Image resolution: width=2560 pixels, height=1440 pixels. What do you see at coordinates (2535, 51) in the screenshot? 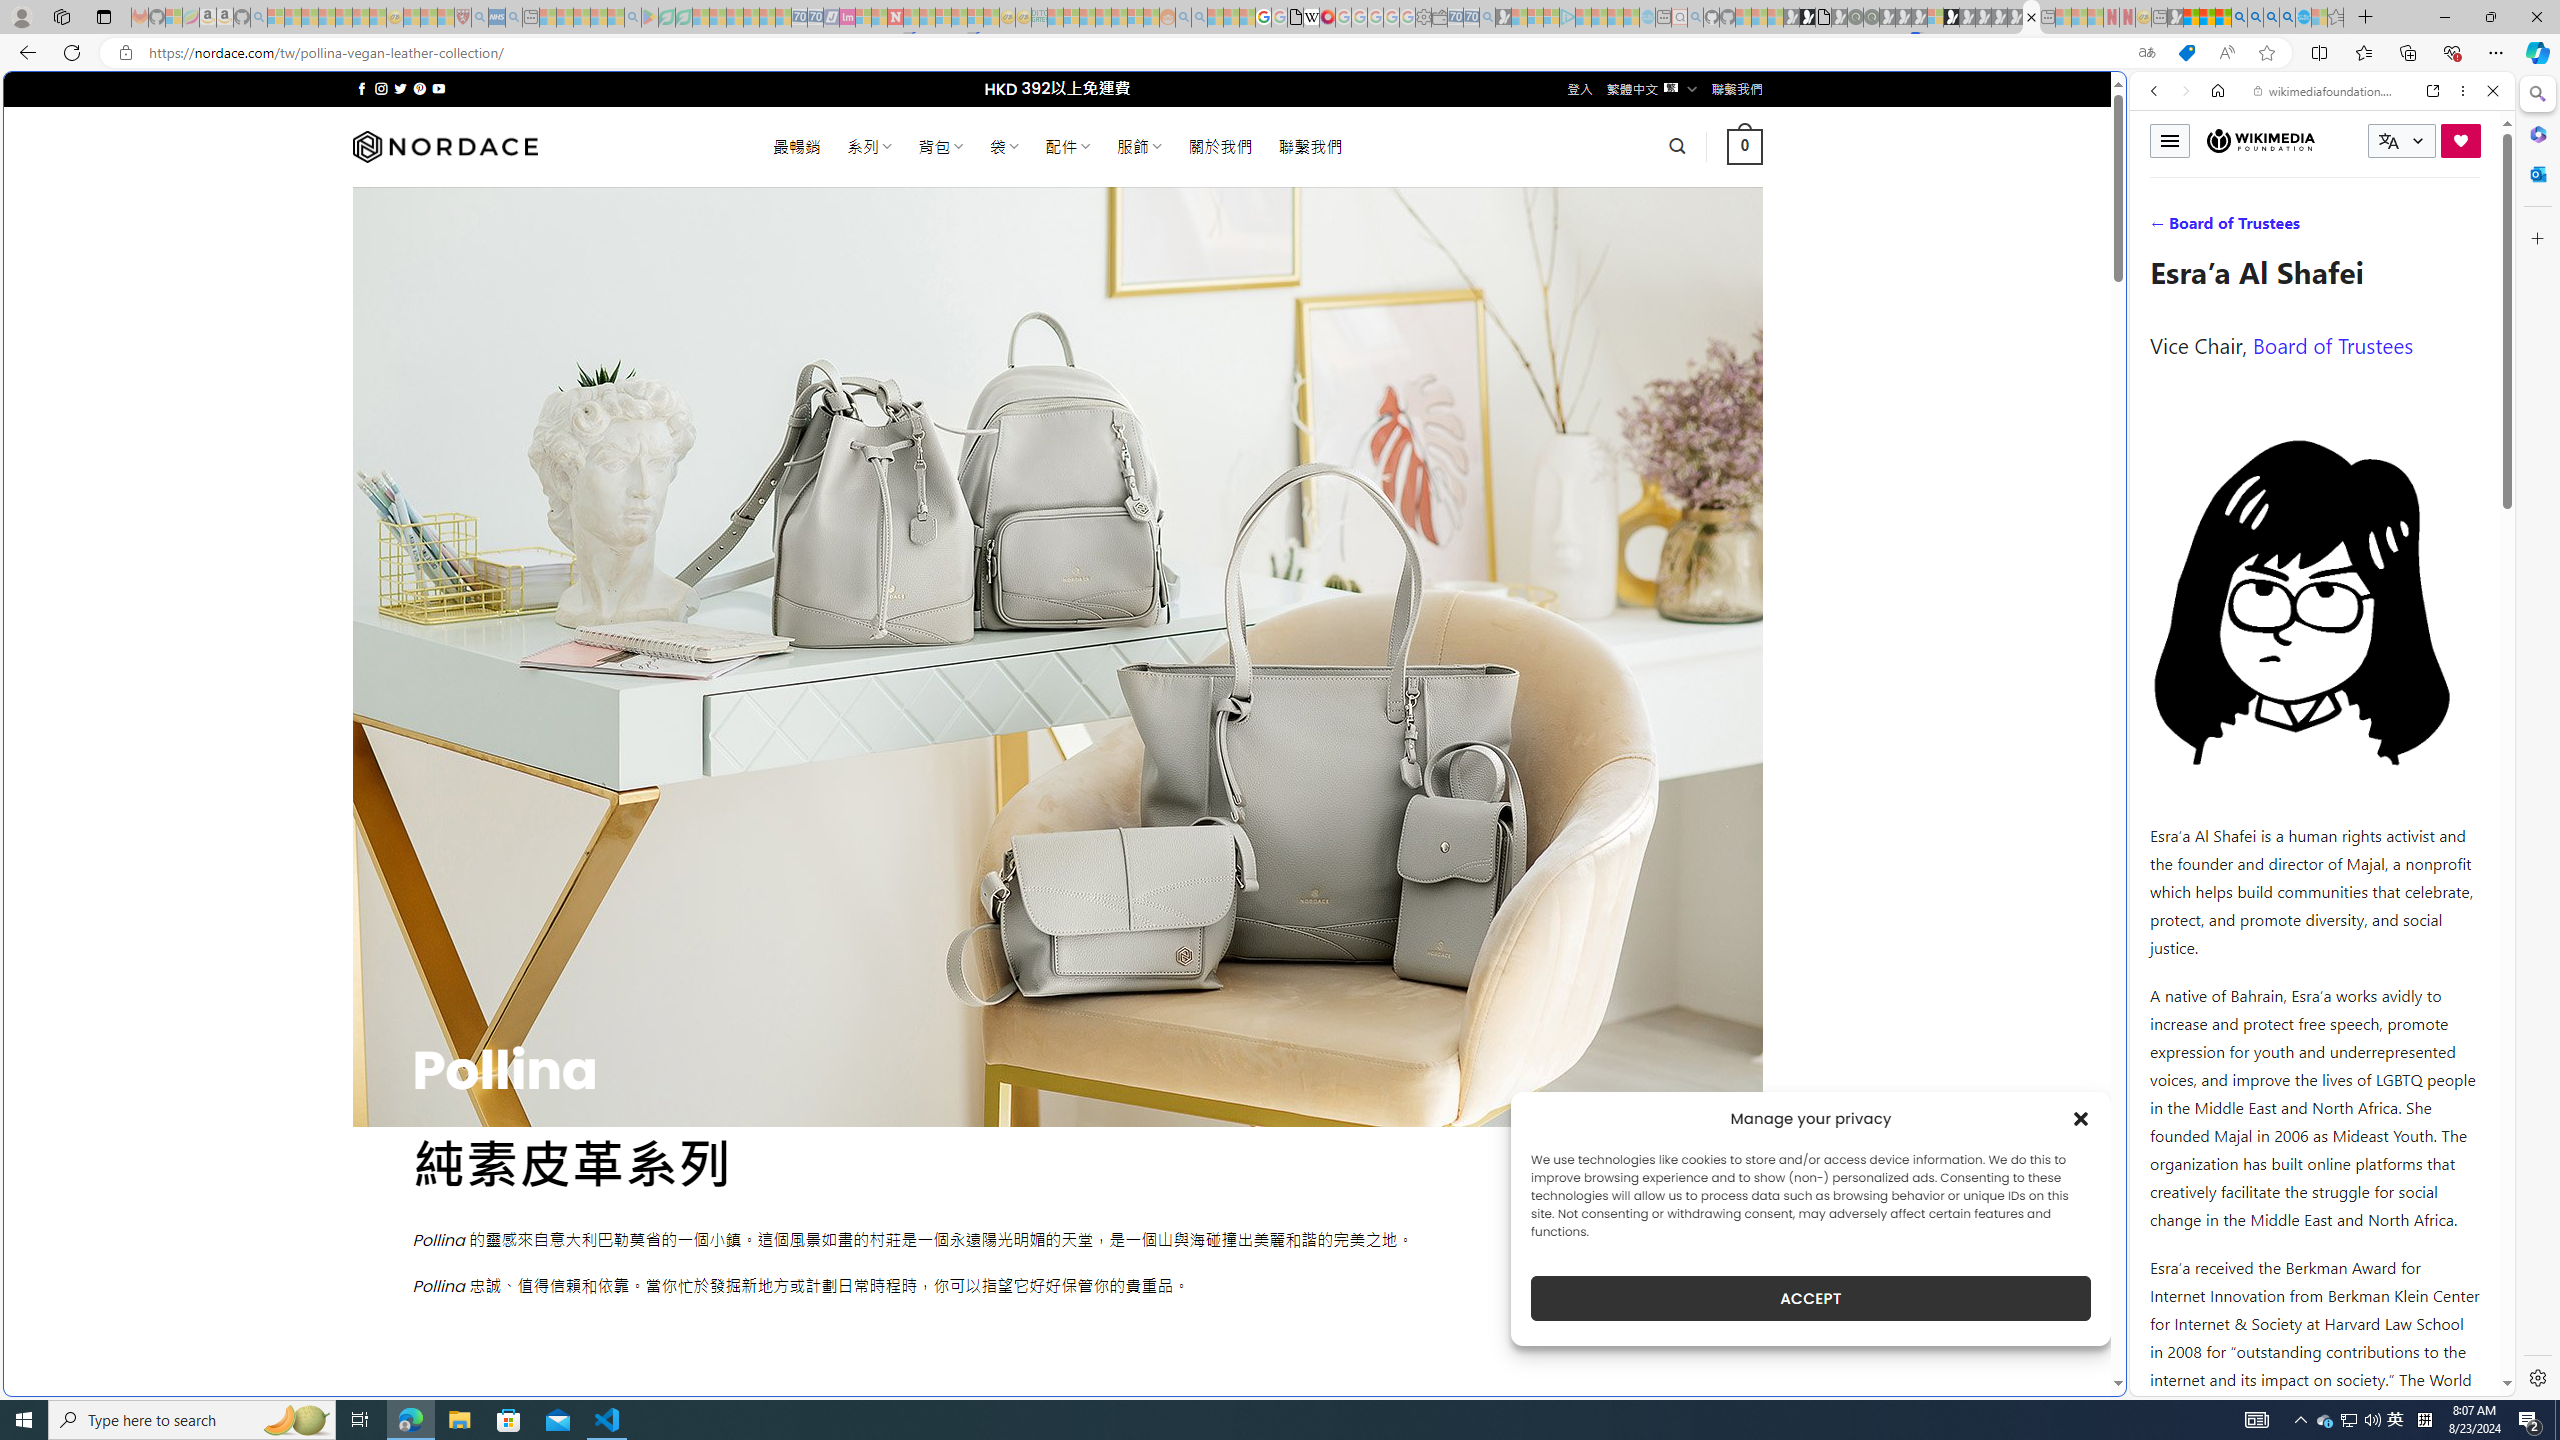
I see `'Copilot (Ctrl+Shift+.)'` at bounding box center [2535, 51].